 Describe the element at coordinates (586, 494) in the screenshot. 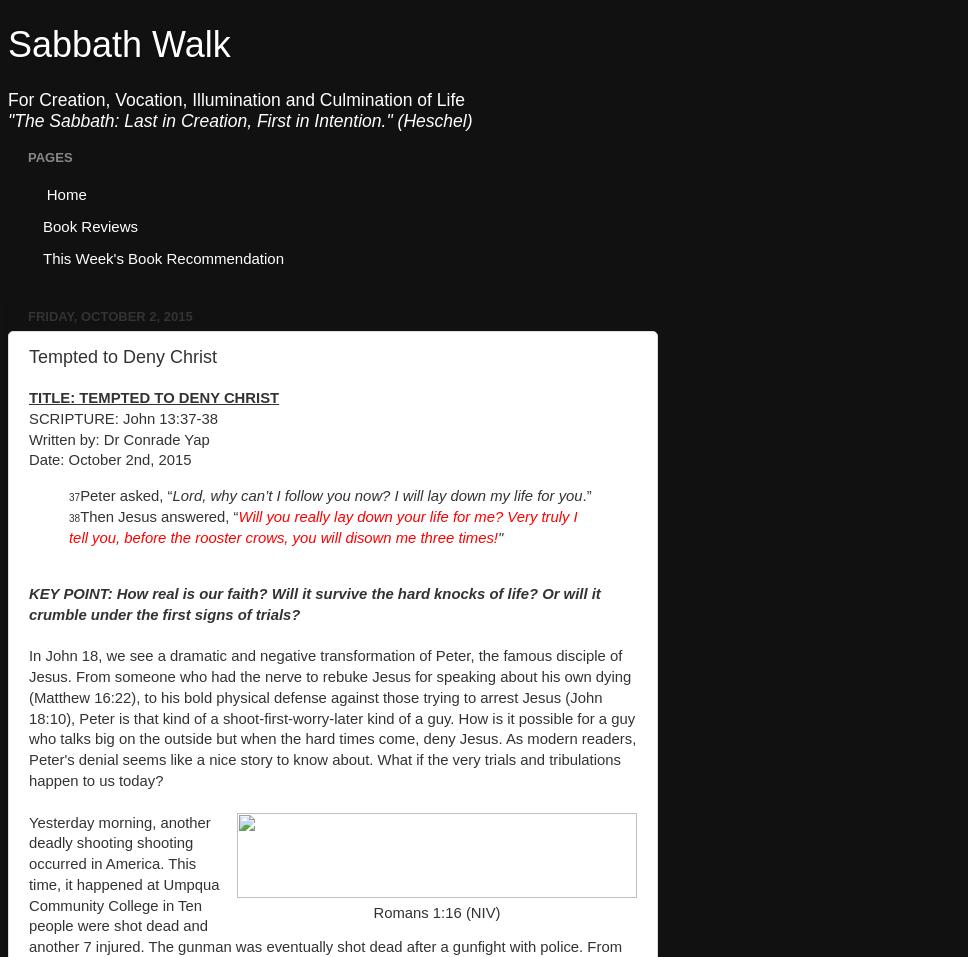

I see `'.”'` at that location.